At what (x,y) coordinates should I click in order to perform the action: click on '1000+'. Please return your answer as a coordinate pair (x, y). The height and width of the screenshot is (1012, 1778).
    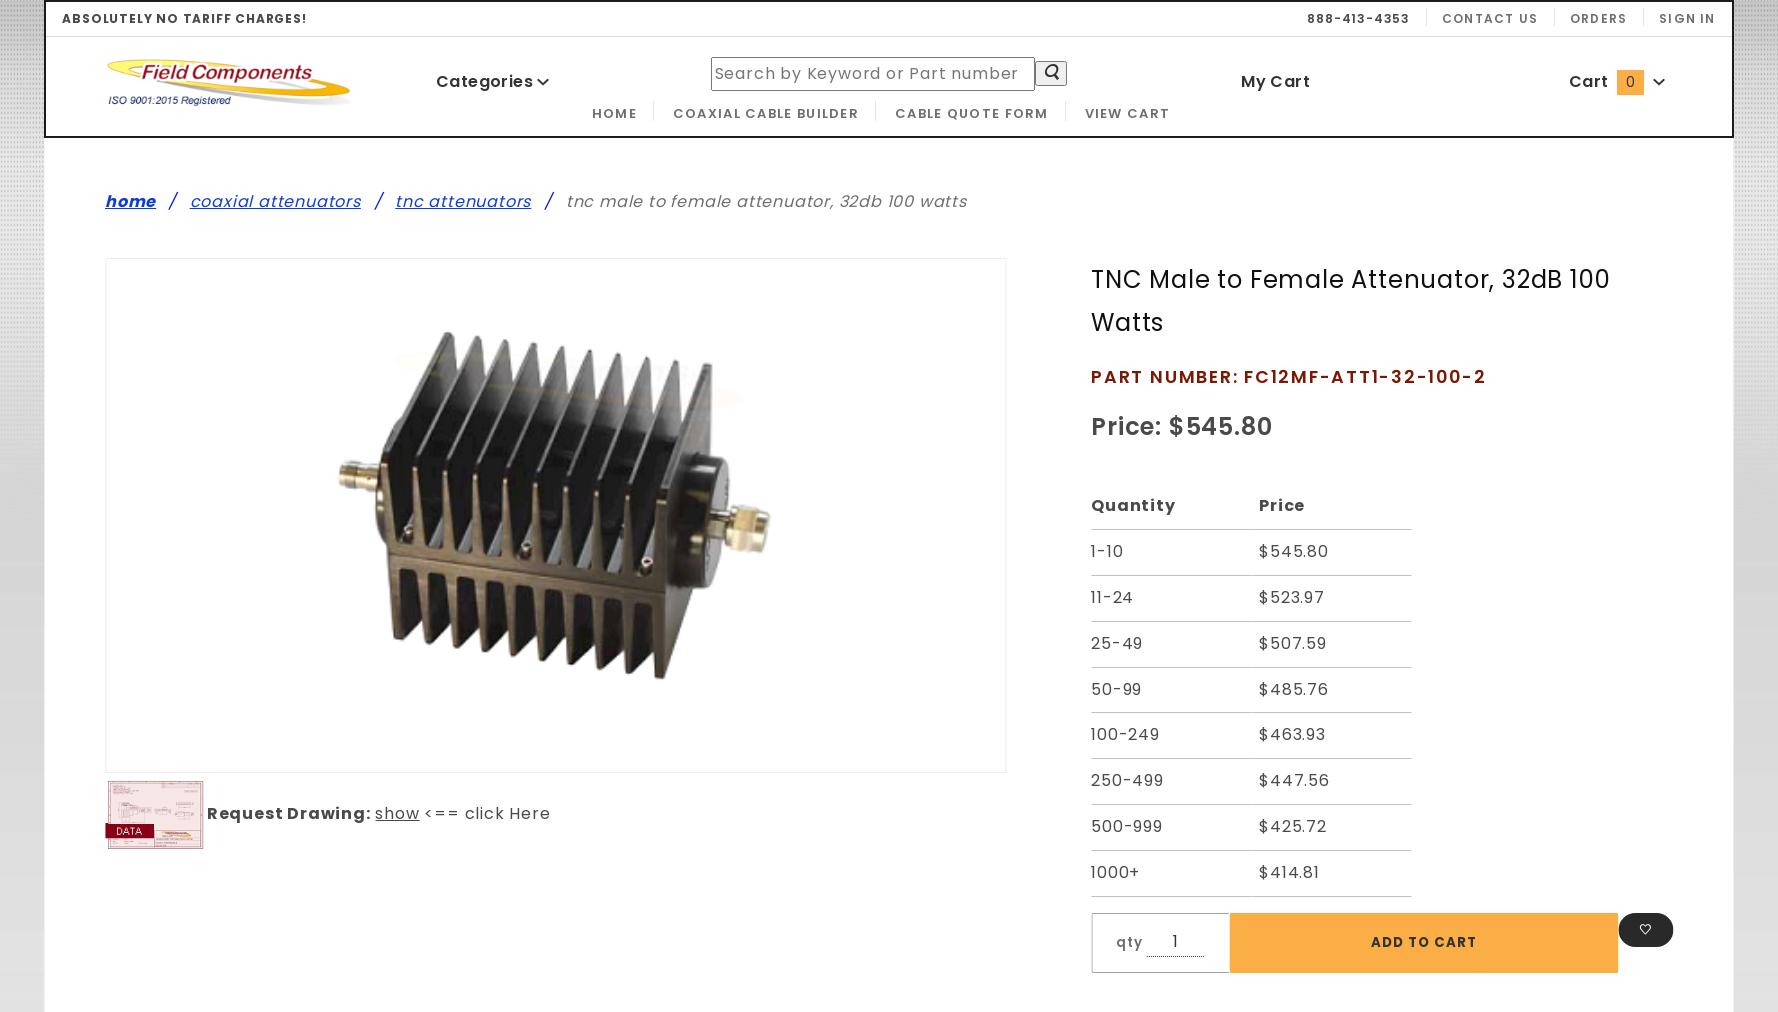
    Looking at the image, I should click on (1089, 870).